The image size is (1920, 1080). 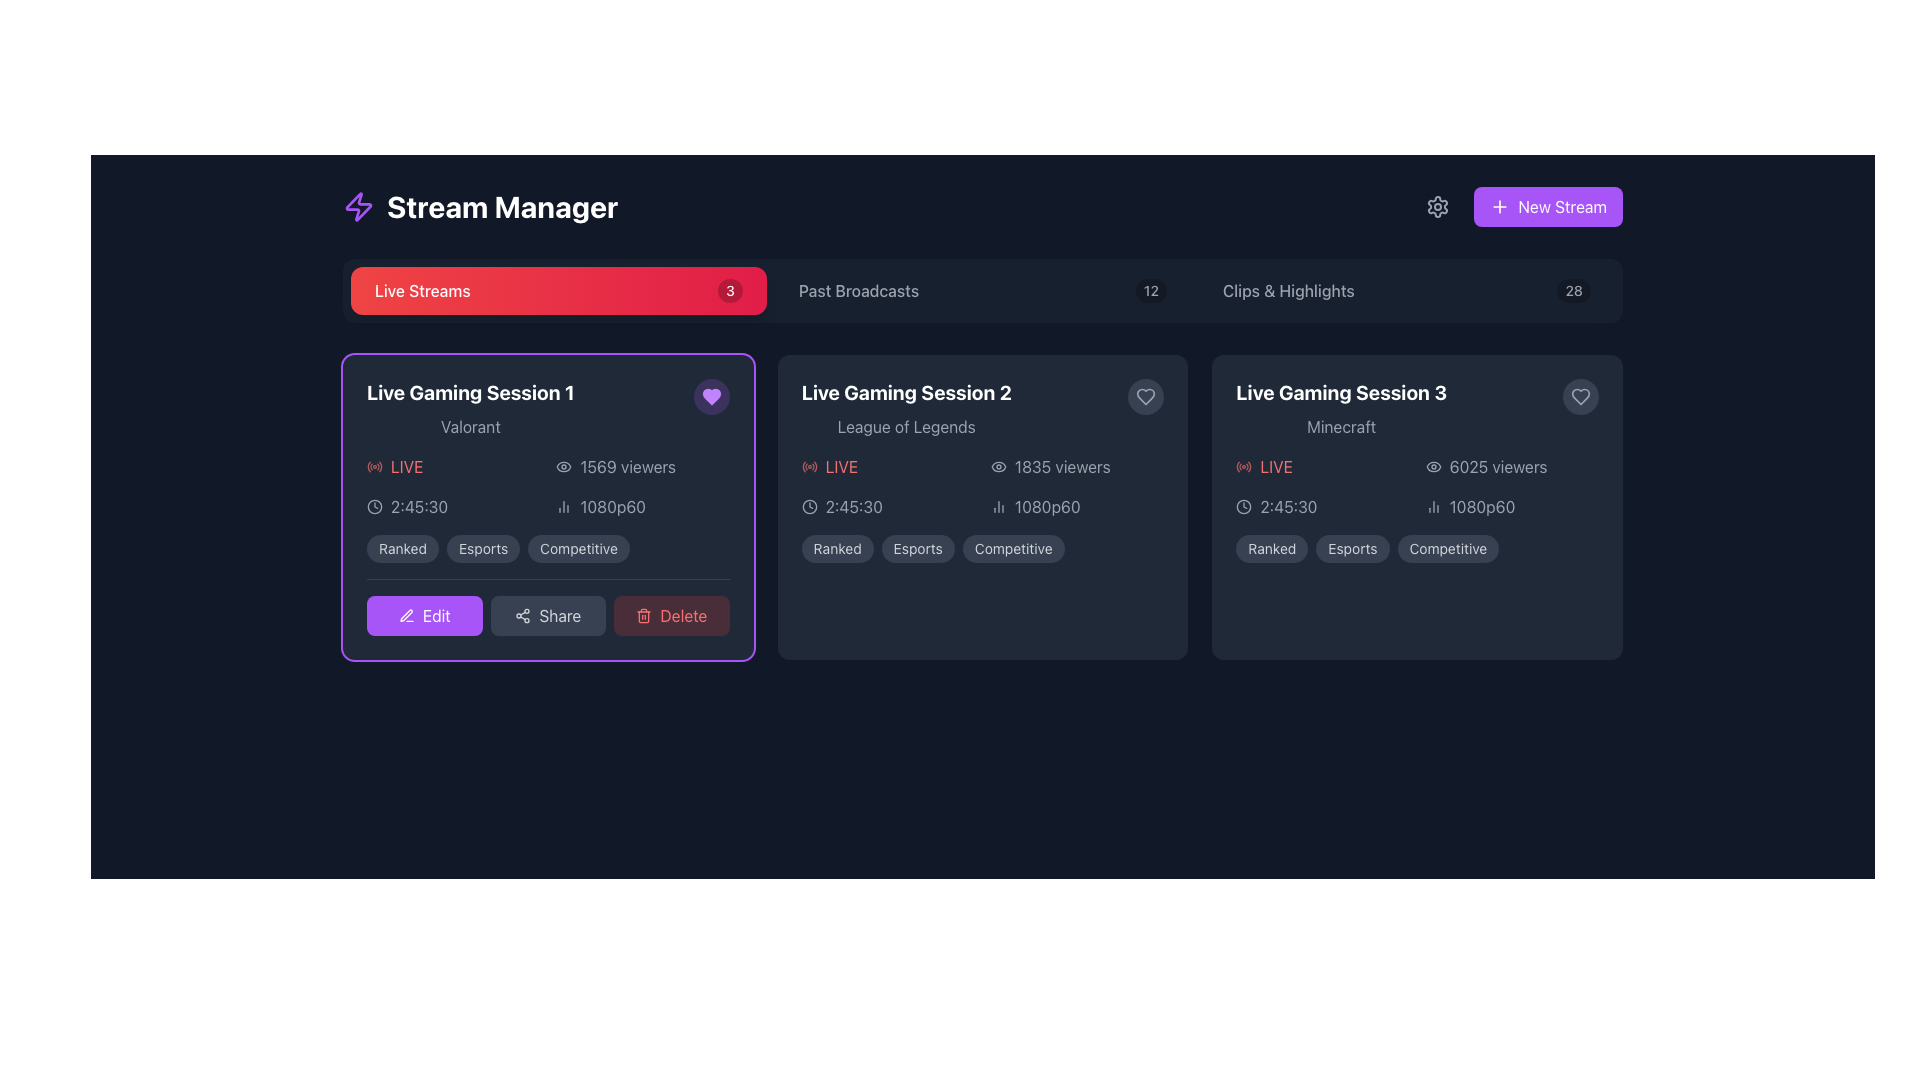 I want to click on informative text displaying the number of viewers, which shows '6025 viewers' and is located to the right of an eye icon in the card for 'Live Gaming Session 3', so click(x=1498, y=466).